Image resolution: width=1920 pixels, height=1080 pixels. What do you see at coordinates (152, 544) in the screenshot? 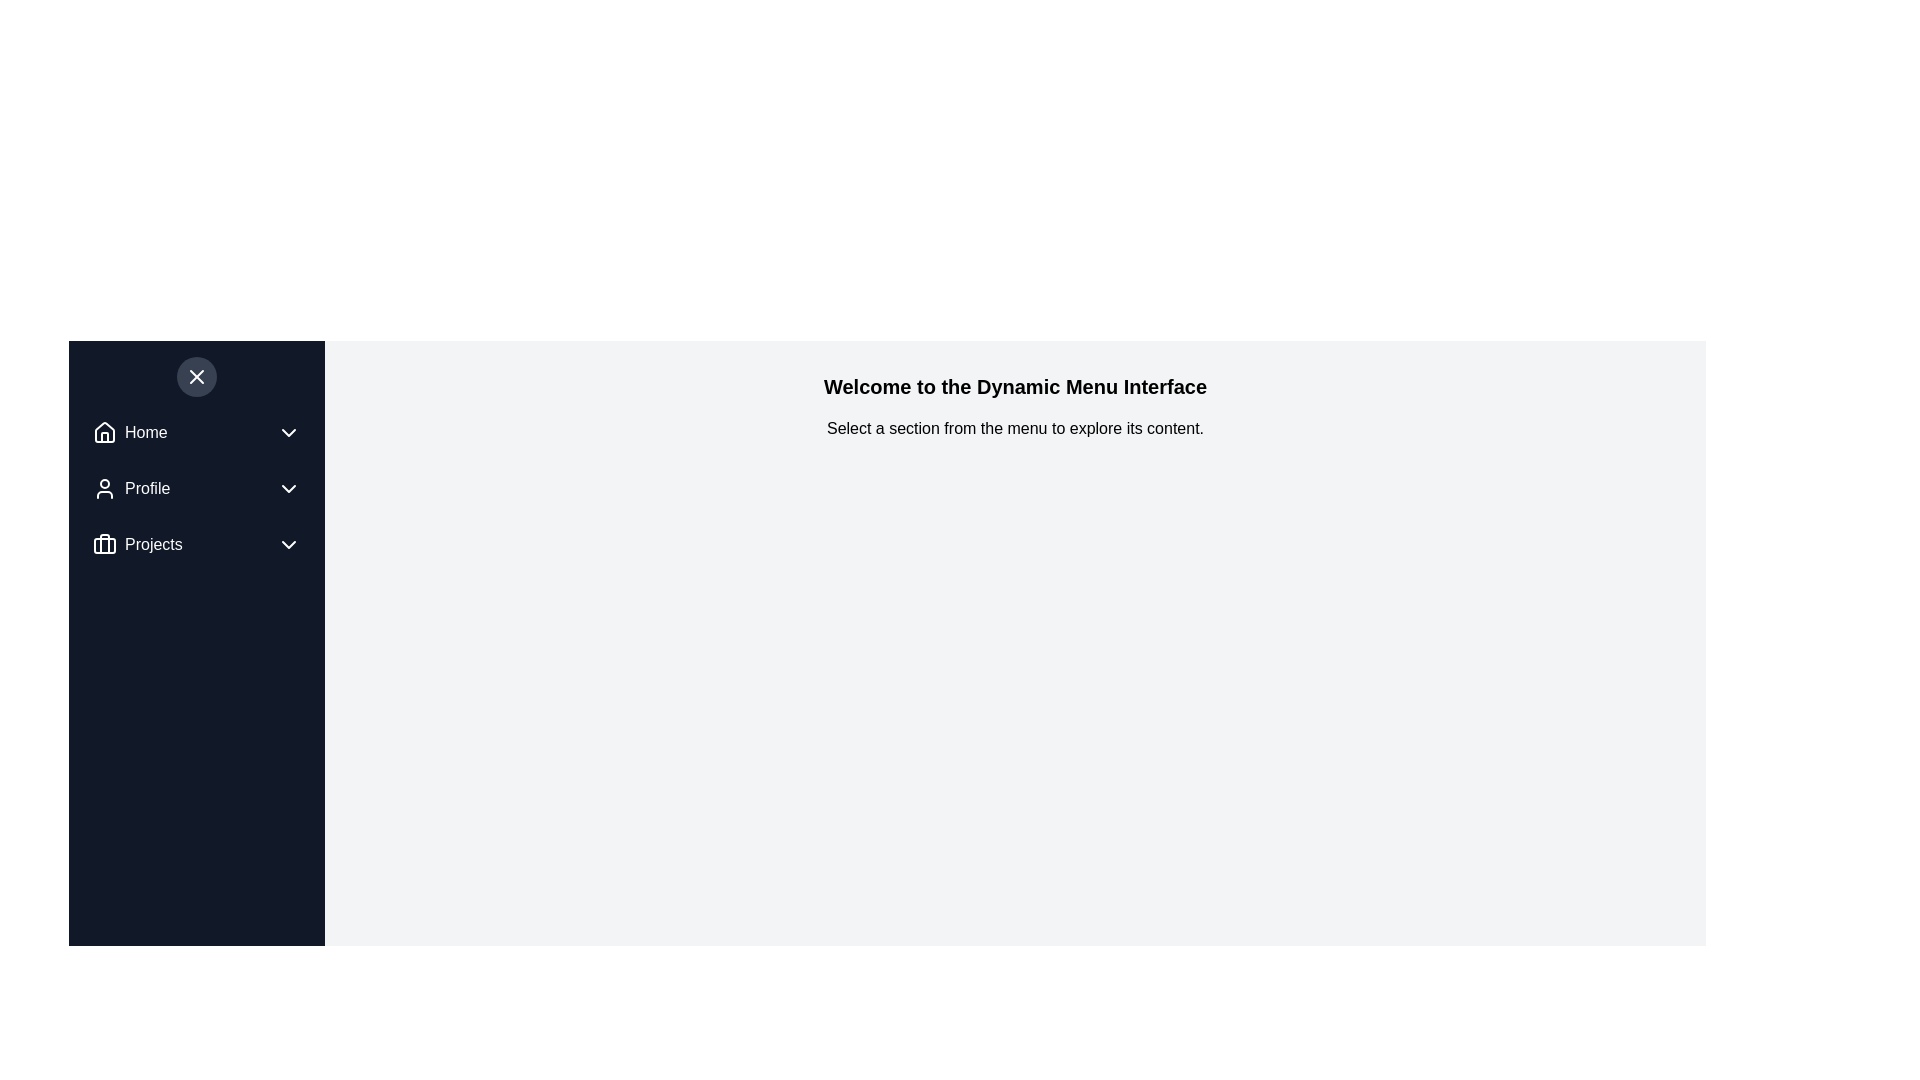
I see `the 'Projects' text label in the sidebar menu` at bounding box center [152, 544].